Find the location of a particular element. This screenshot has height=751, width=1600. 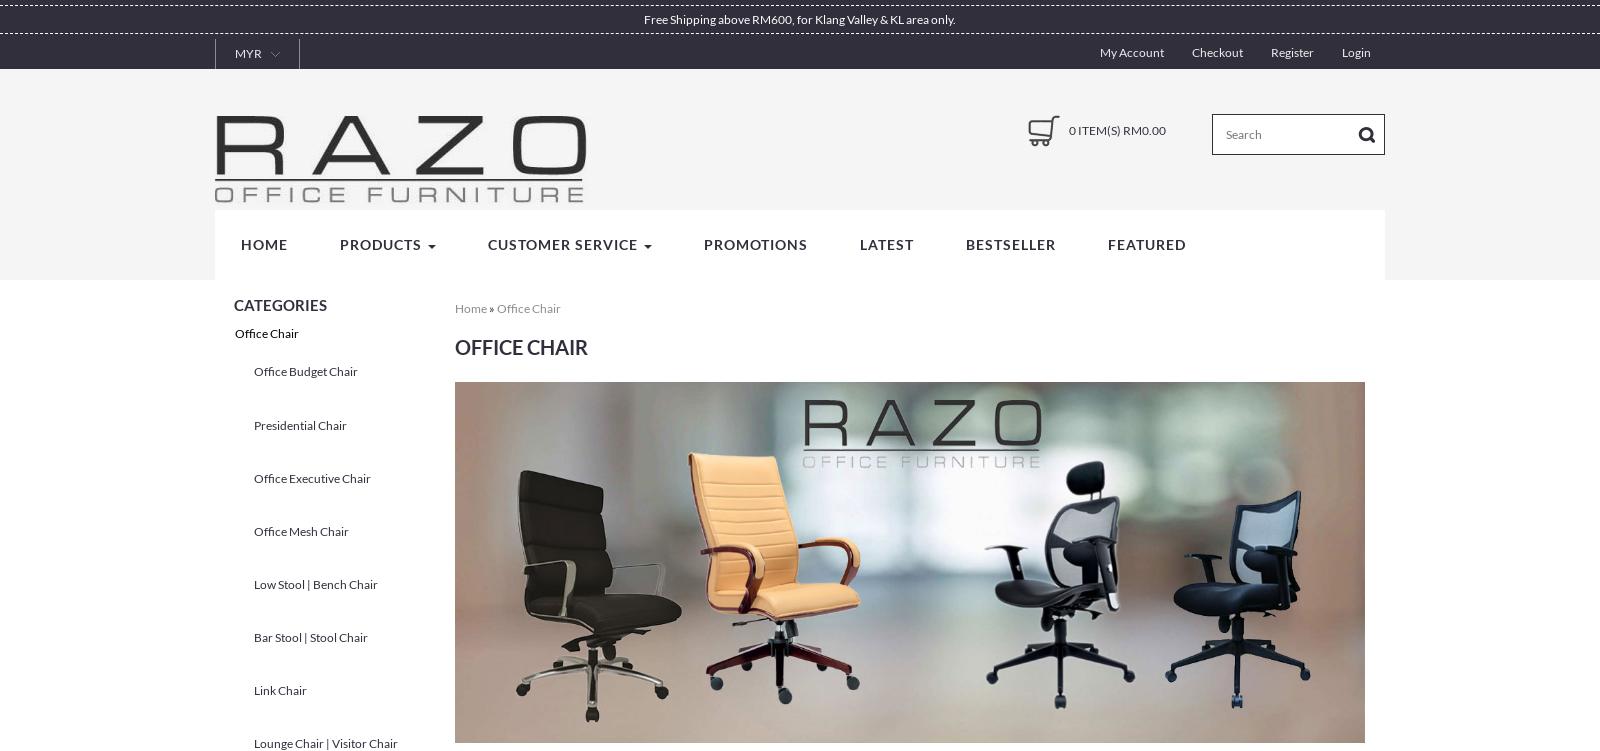

'Customer Service' is located at coordinates (487, 243).